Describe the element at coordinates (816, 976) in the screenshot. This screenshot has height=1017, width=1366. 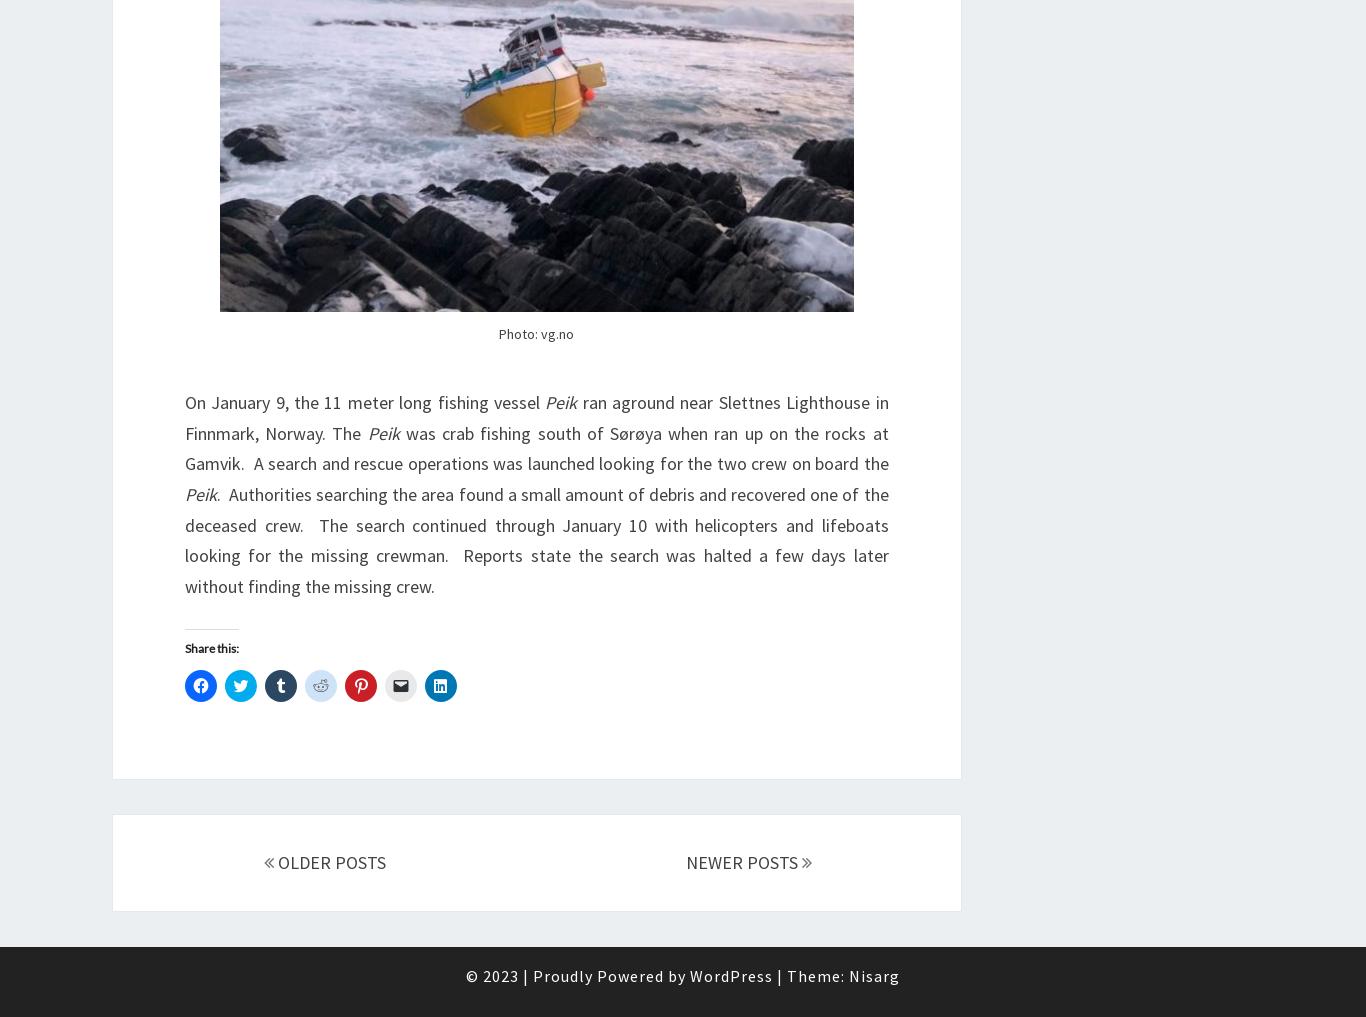
I see `'Theme:'` at that location.